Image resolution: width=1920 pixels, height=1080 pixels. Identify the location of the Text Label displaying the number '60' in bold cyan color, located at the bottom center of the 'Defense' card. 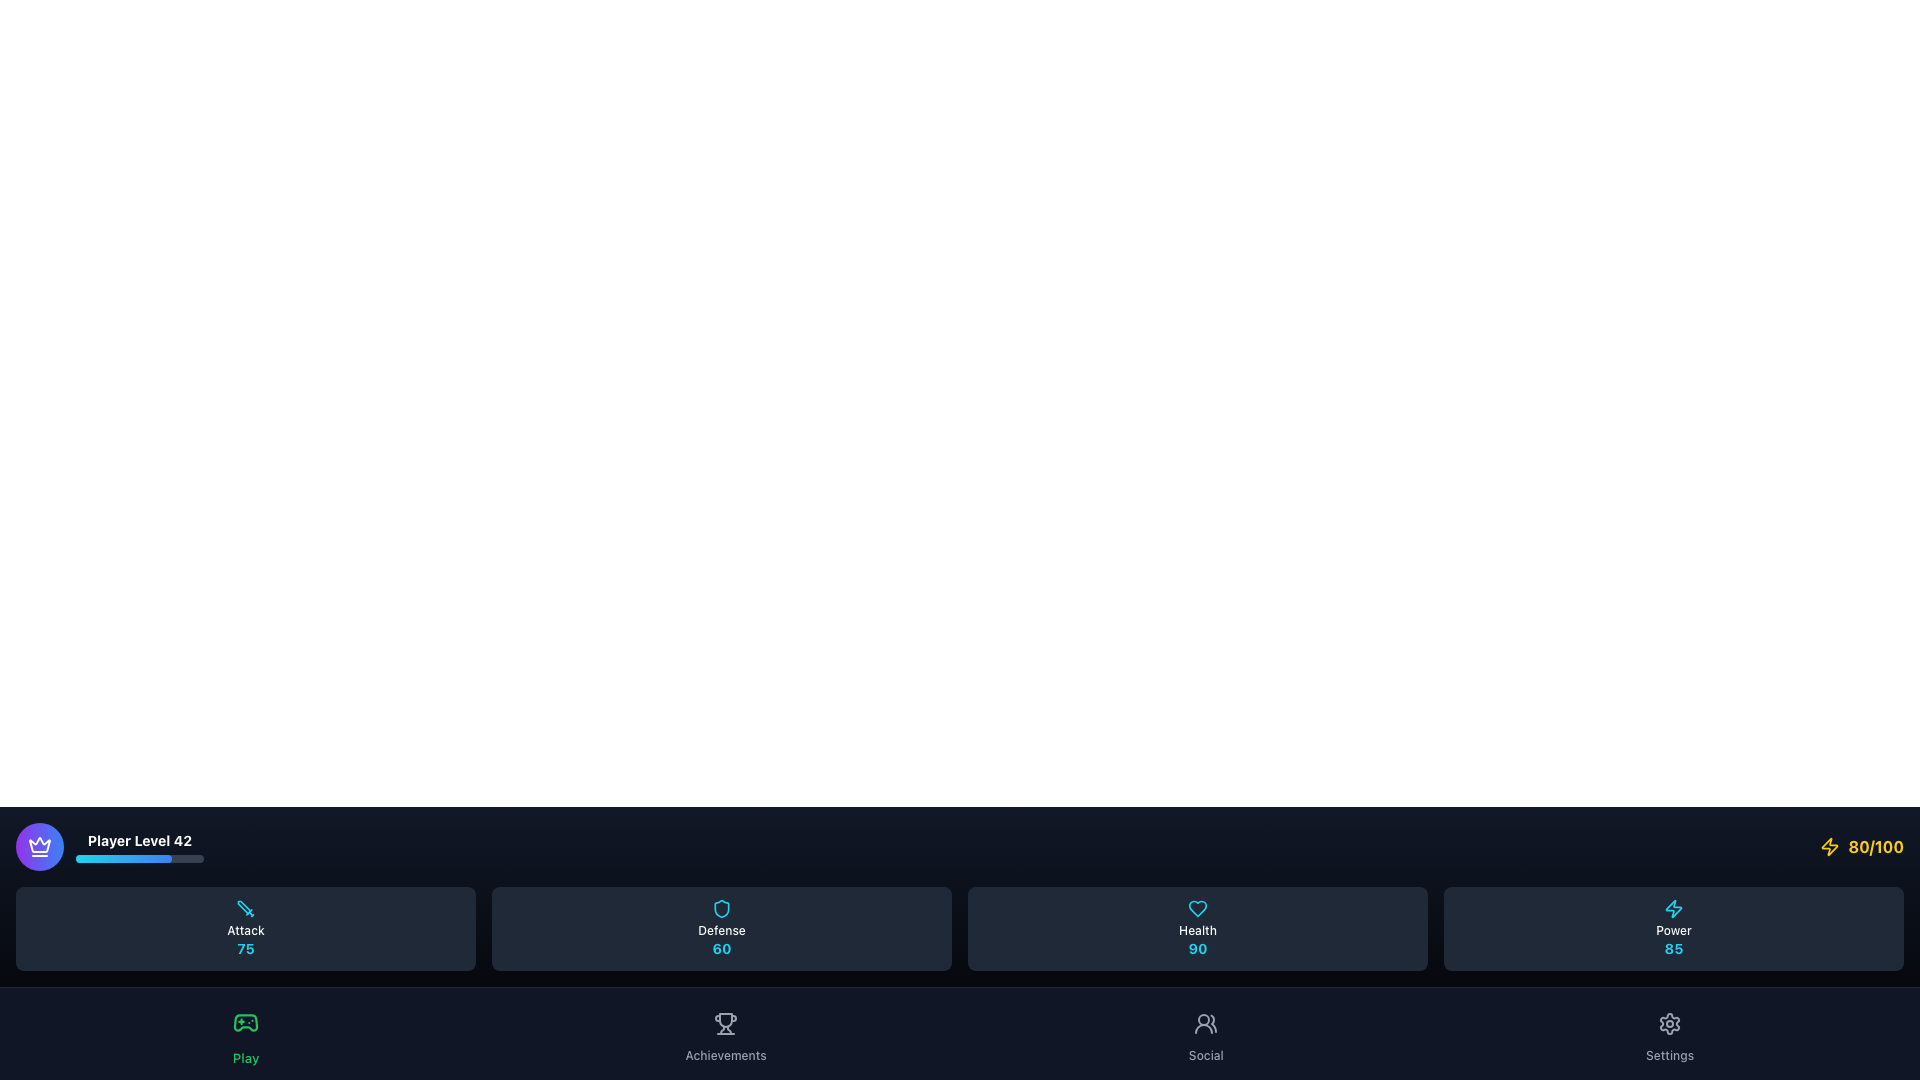
(720, 947).